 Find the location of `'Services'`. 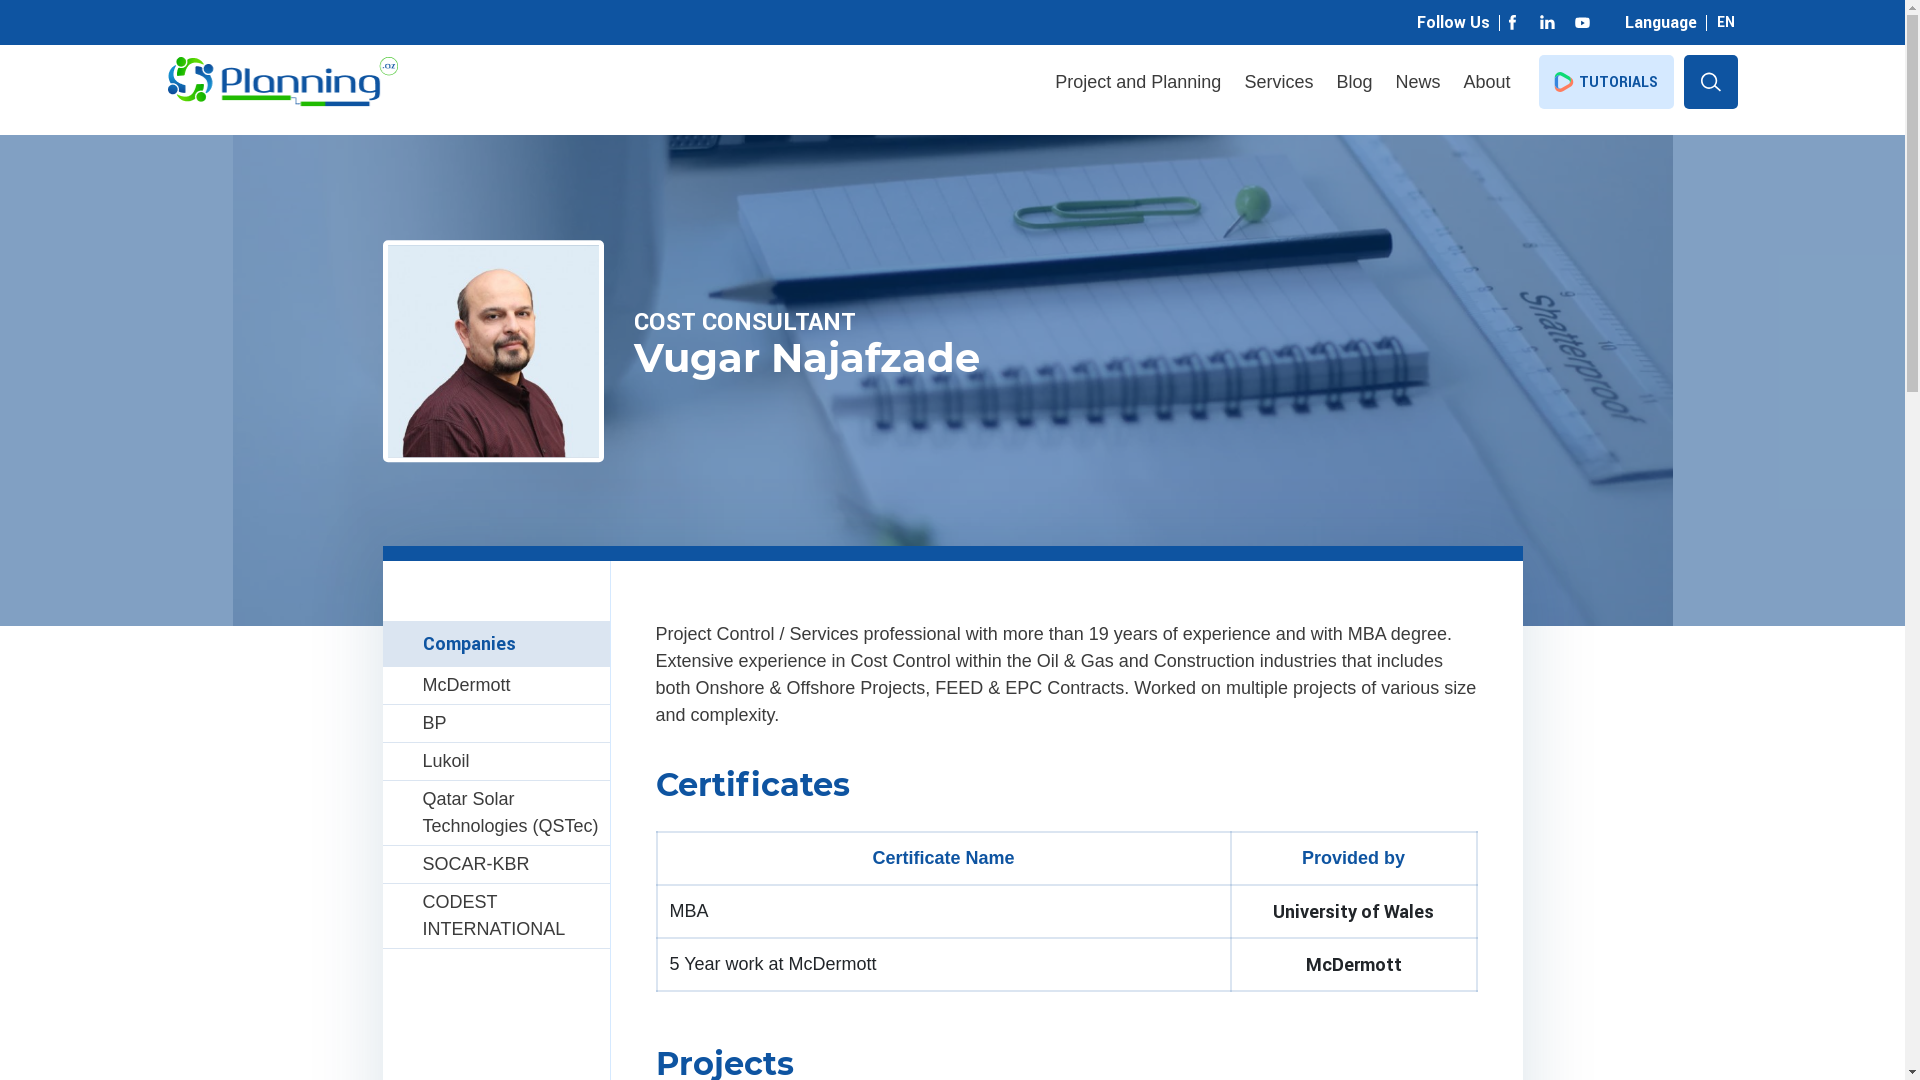

'Services' is located at coordinates (1277, 81).